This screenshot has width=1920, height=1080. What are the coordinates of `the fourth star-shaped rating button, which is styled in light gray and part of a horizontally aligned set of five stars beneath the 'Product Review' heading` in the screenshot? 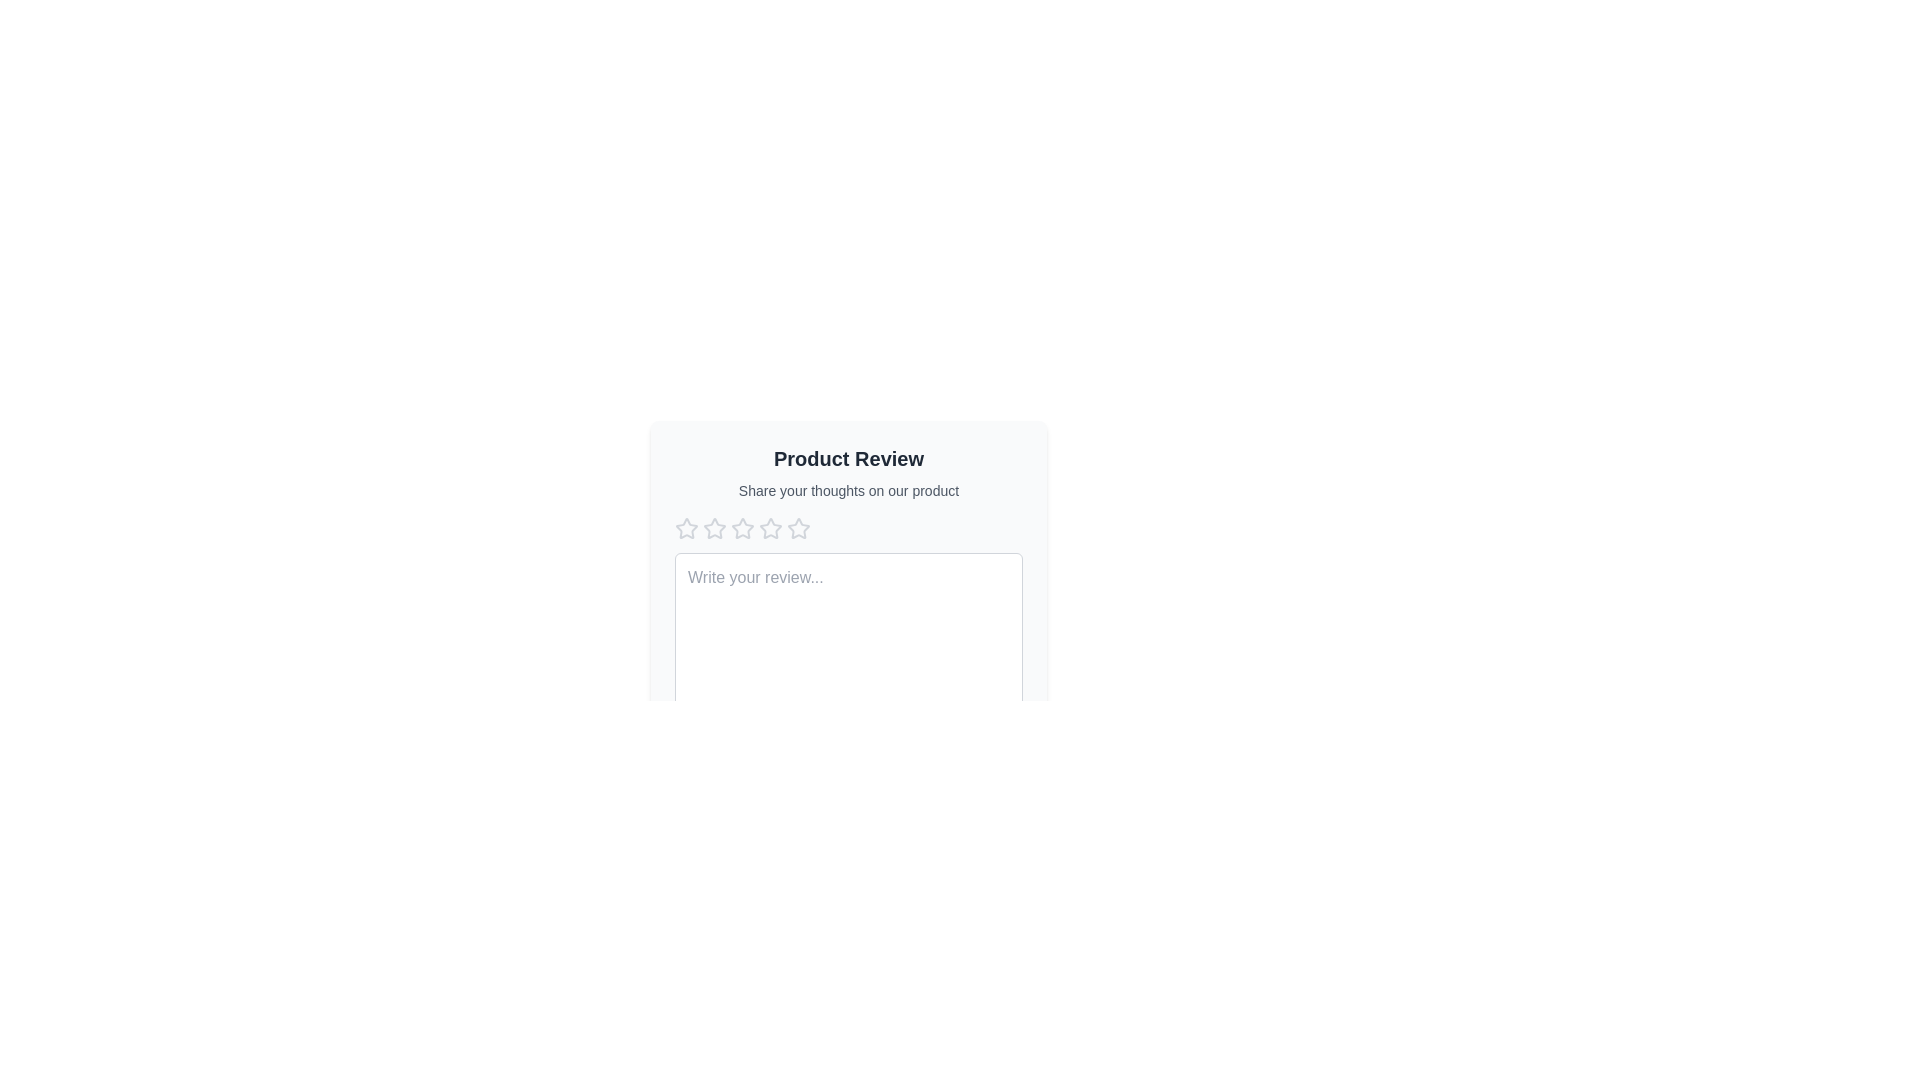 It's located at (770, 527).